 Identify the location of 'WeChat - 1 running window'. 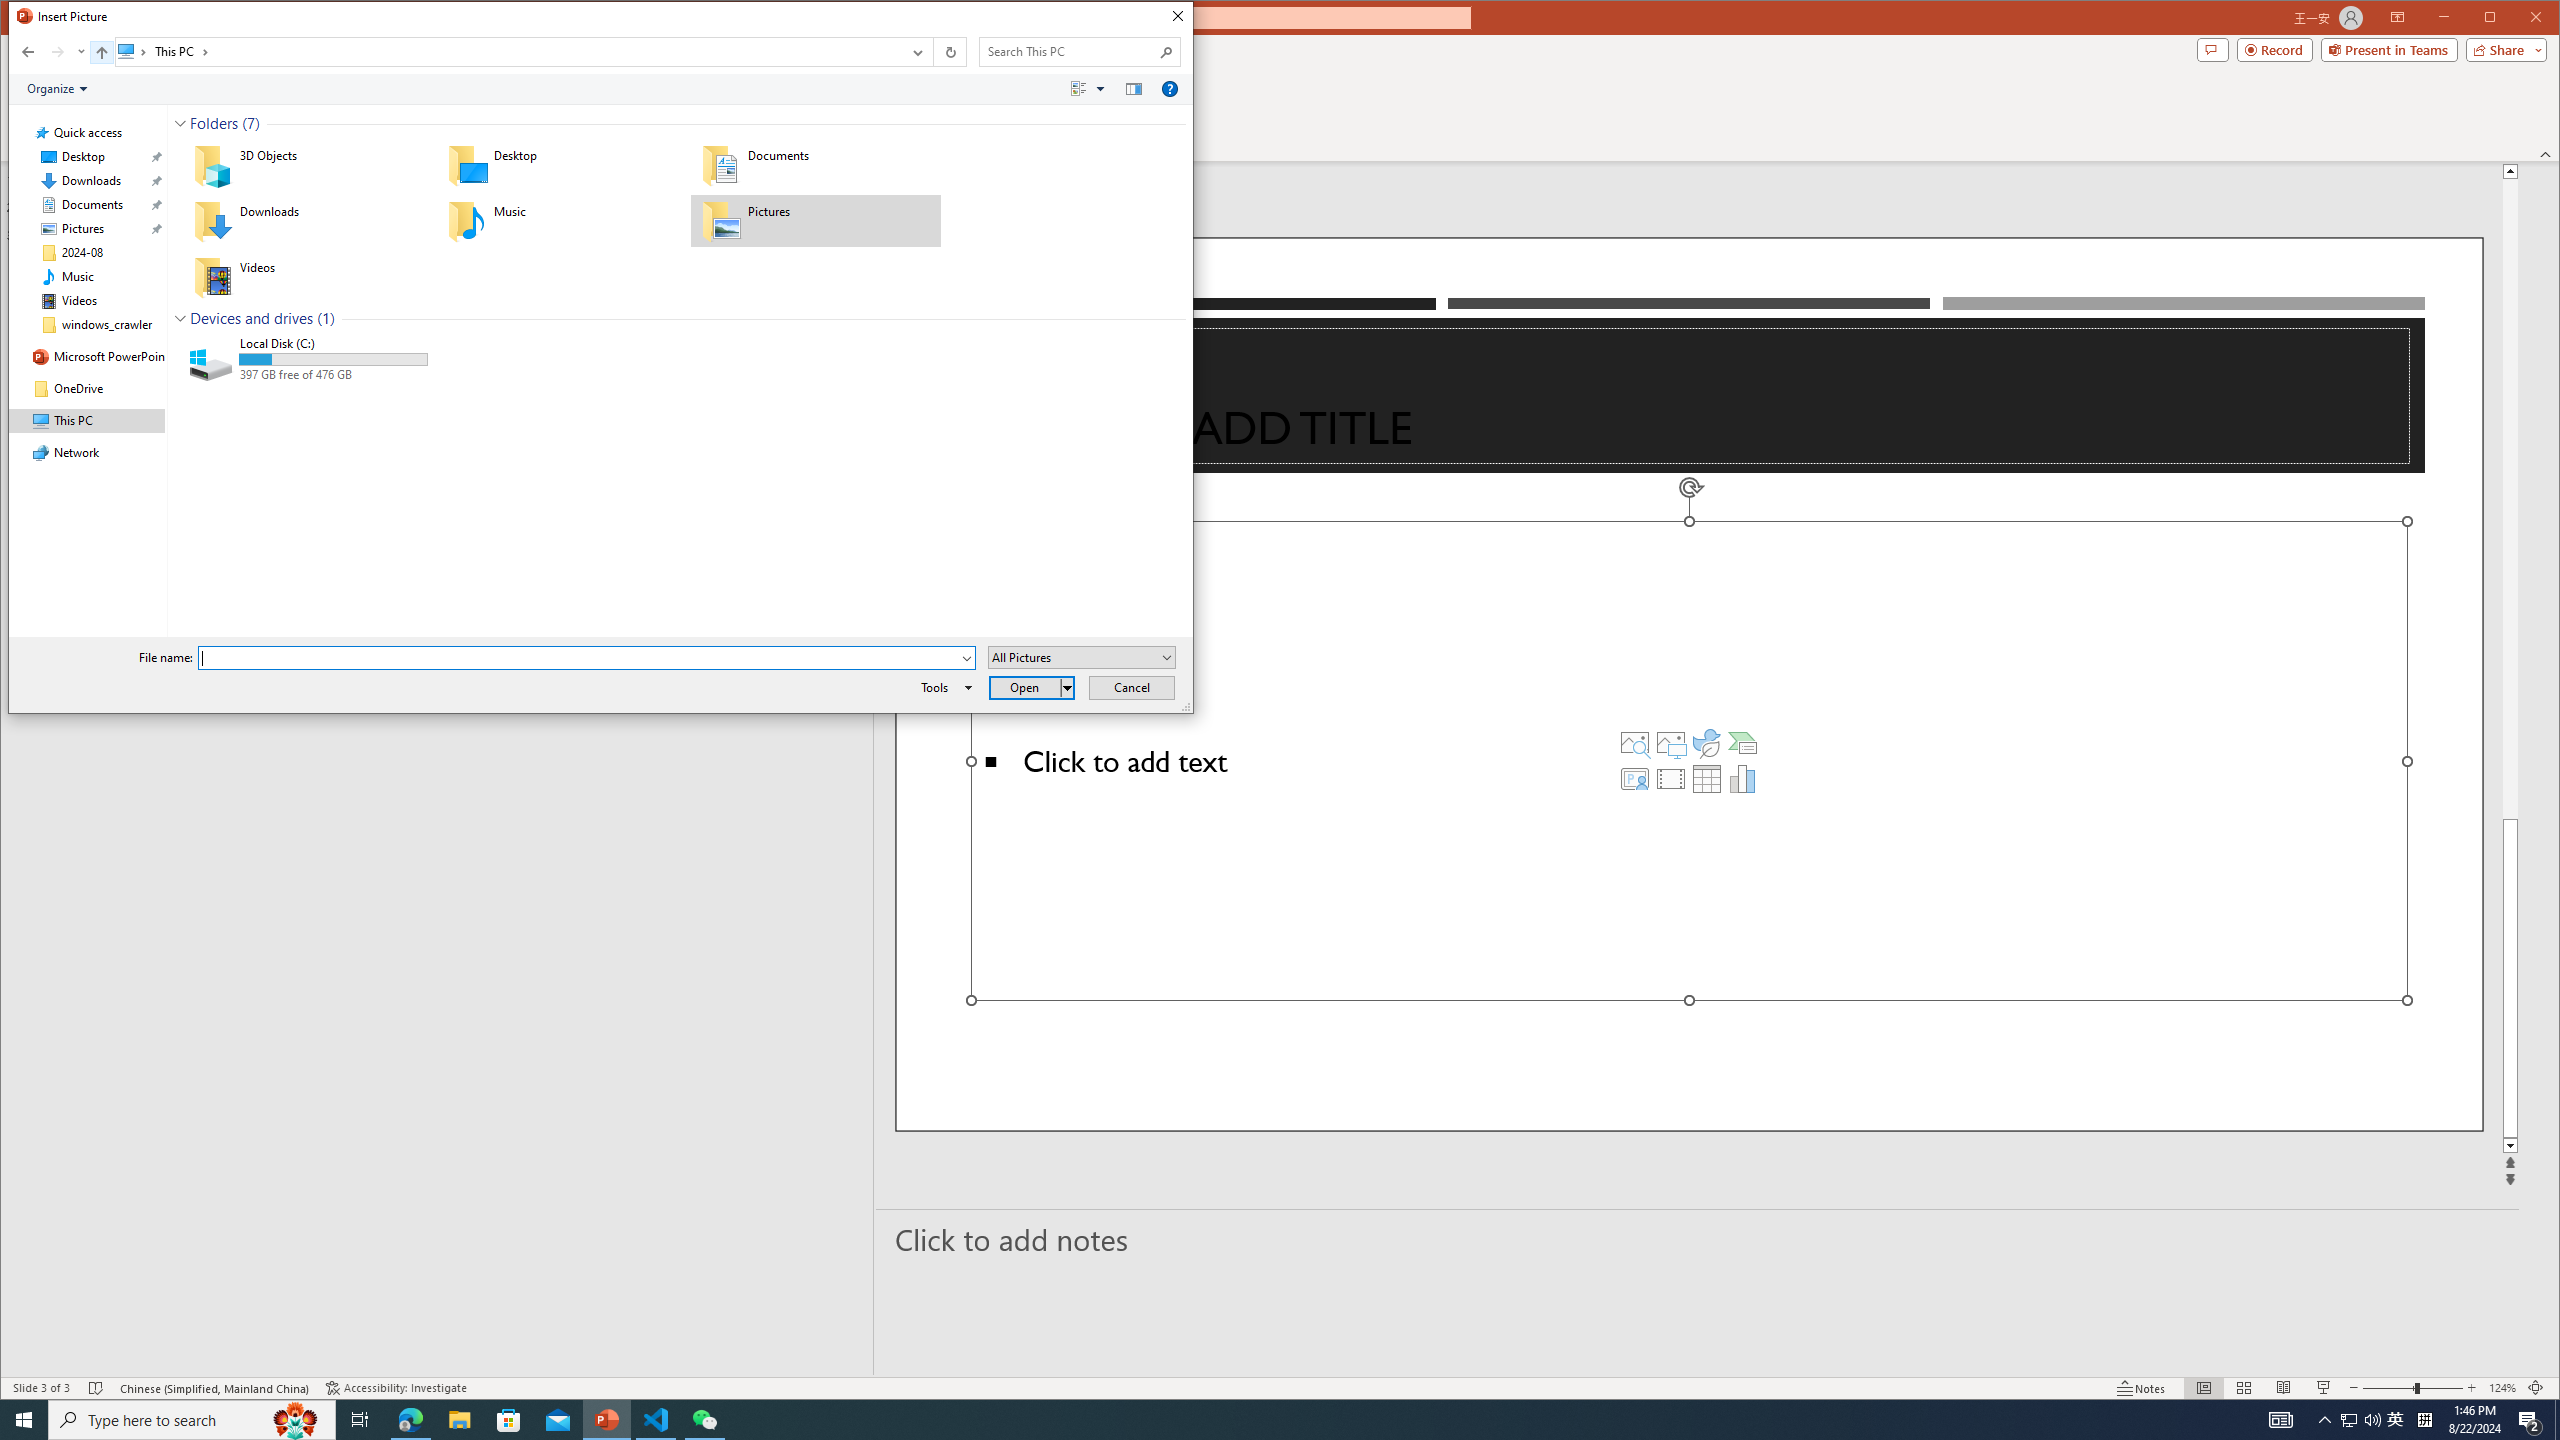
(705, 1418).